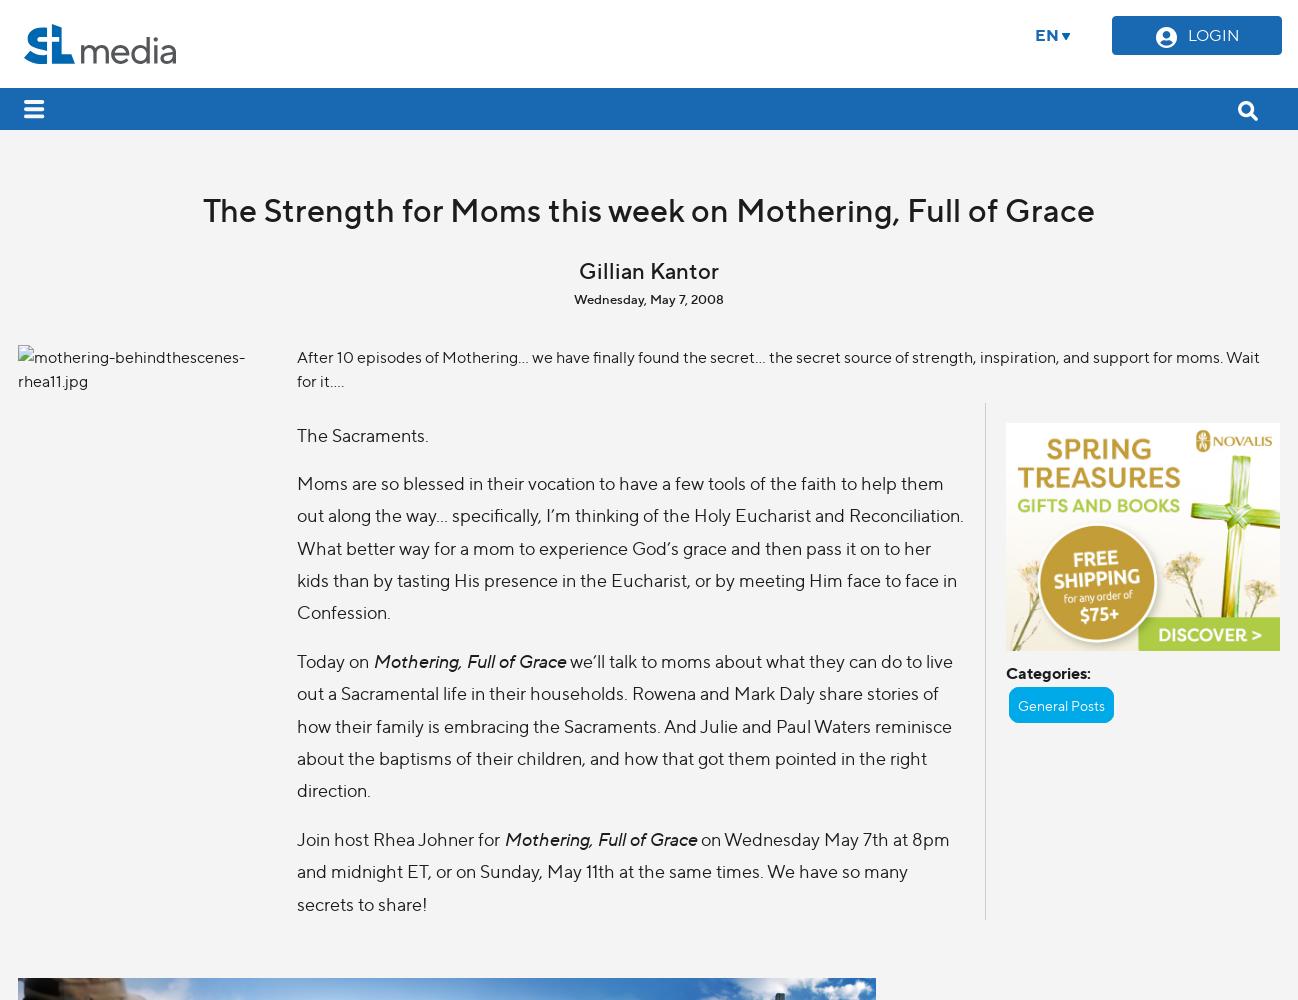 The height and width of the screenshot is (1000, 1298). What do you see at coordinates (295, 723) in the screenshot?
I see `'we’ll talk to moms about what they can do to live out a Sacramental life in their households. Rowena and Mark Daly share stories of how their family is embracing the Sacraments. And Julie and Paul Waters reminisce about the baptisms of their children, and how that got them pointed in the right direction.'` at bounding box center [295, 723].